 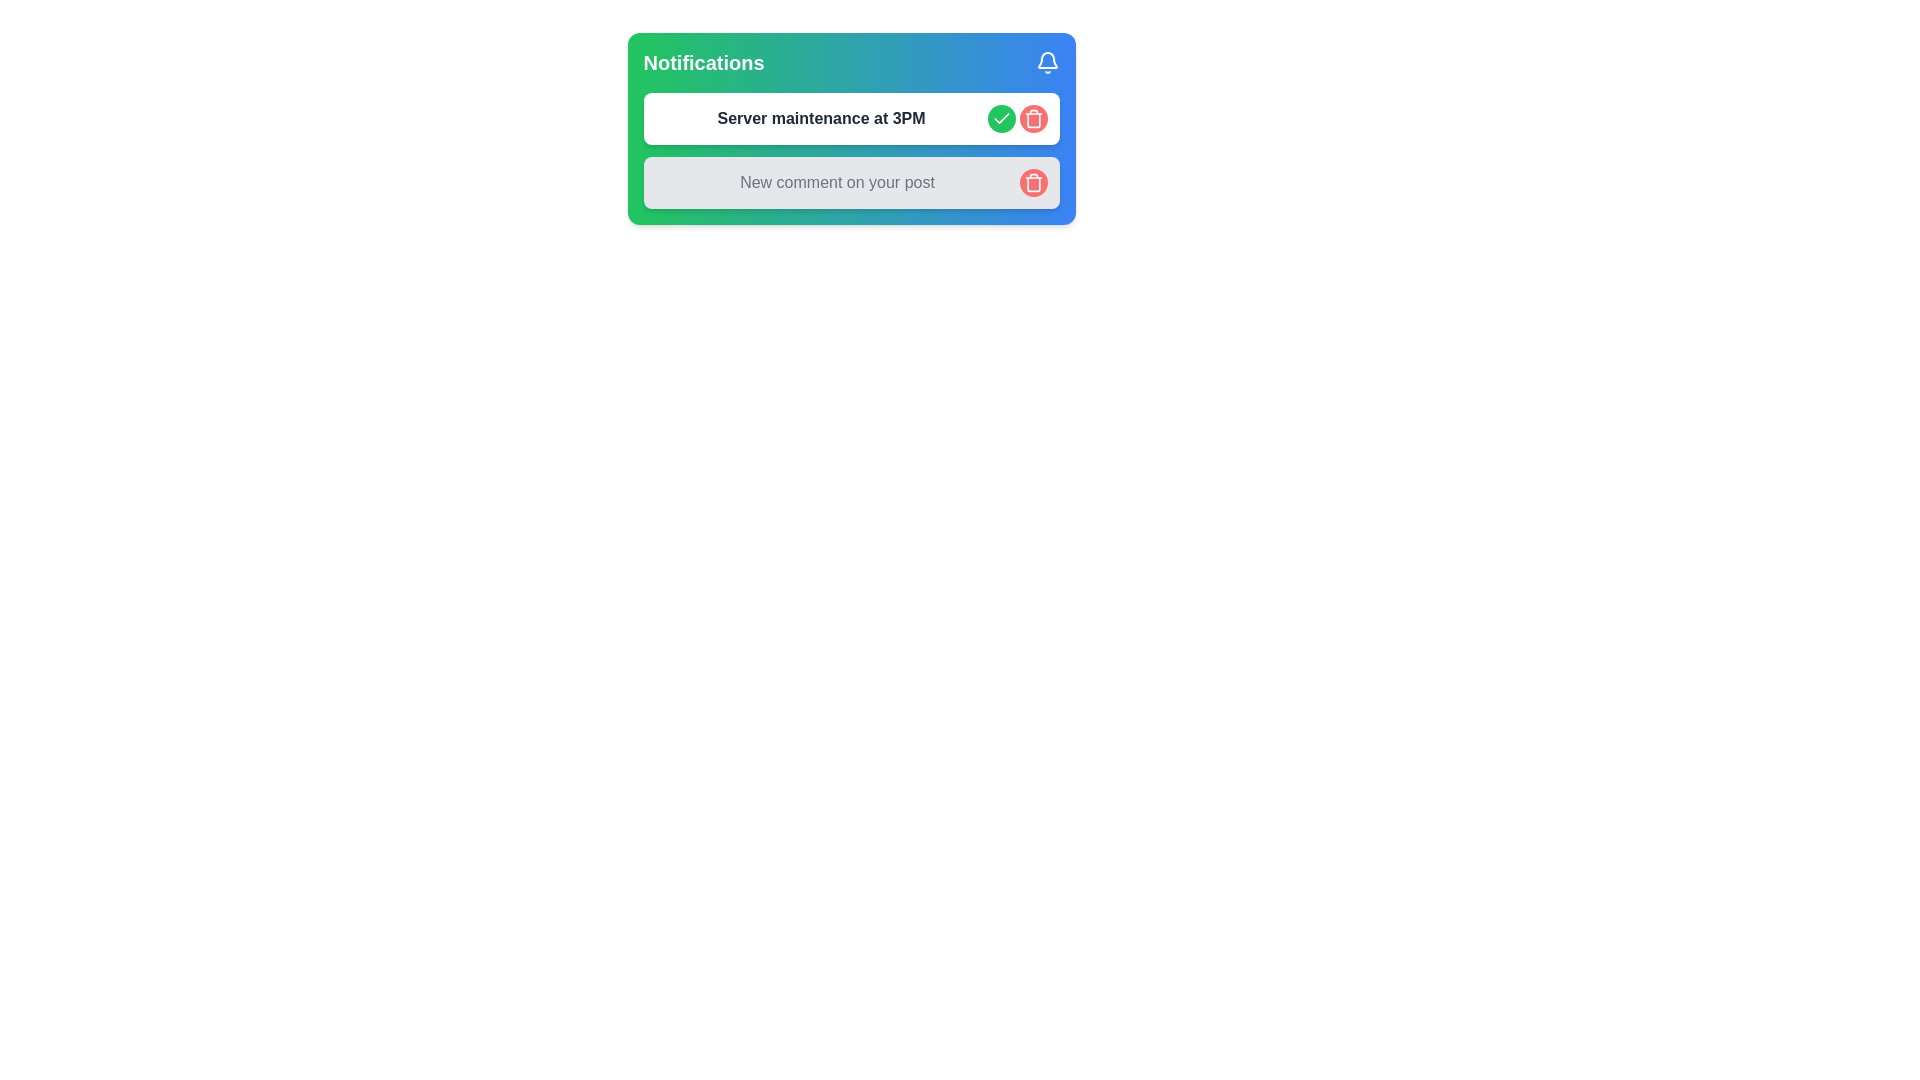 What do you see at coordinates (1033, 182) in the screenshot?
I see `the delete icon button located in the second notification item on the right-hand side to trigger the tooltip or visual feedback` at bounding box center [1033, 182].